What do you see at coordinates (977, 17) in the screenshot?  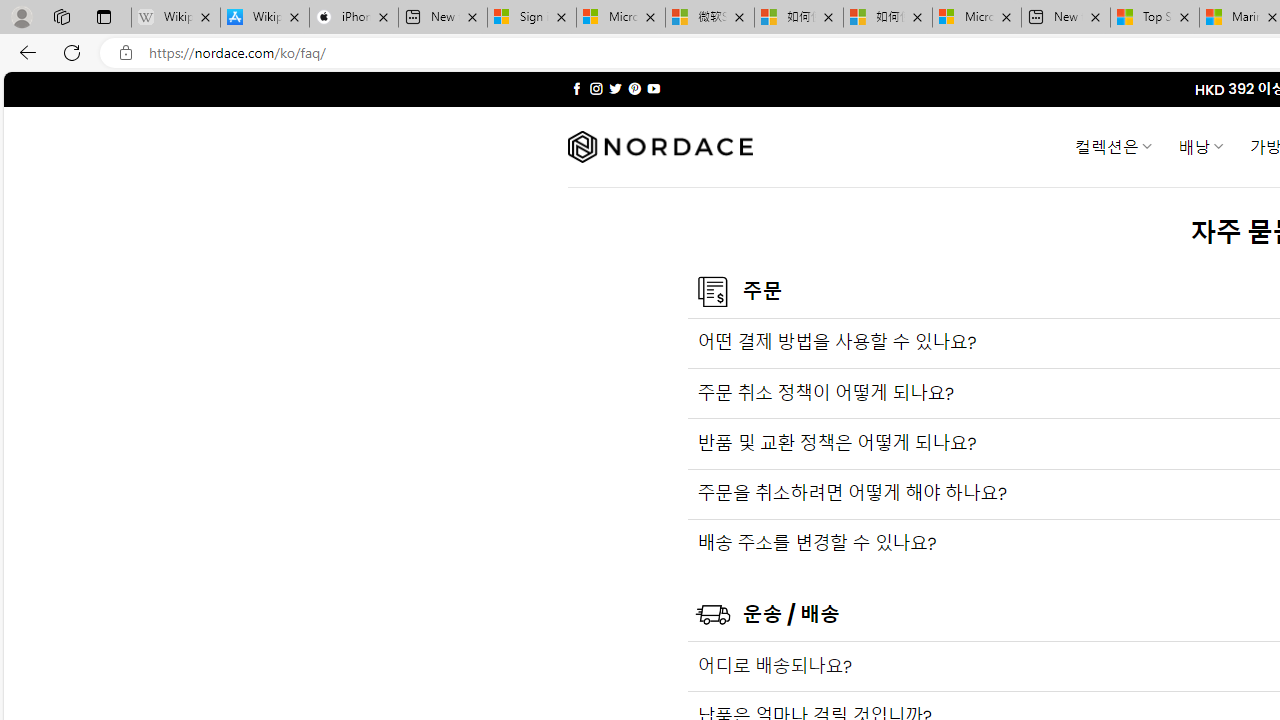 I see `'Microsoft account | Account Checkup'` at bounding box center [977, 17].